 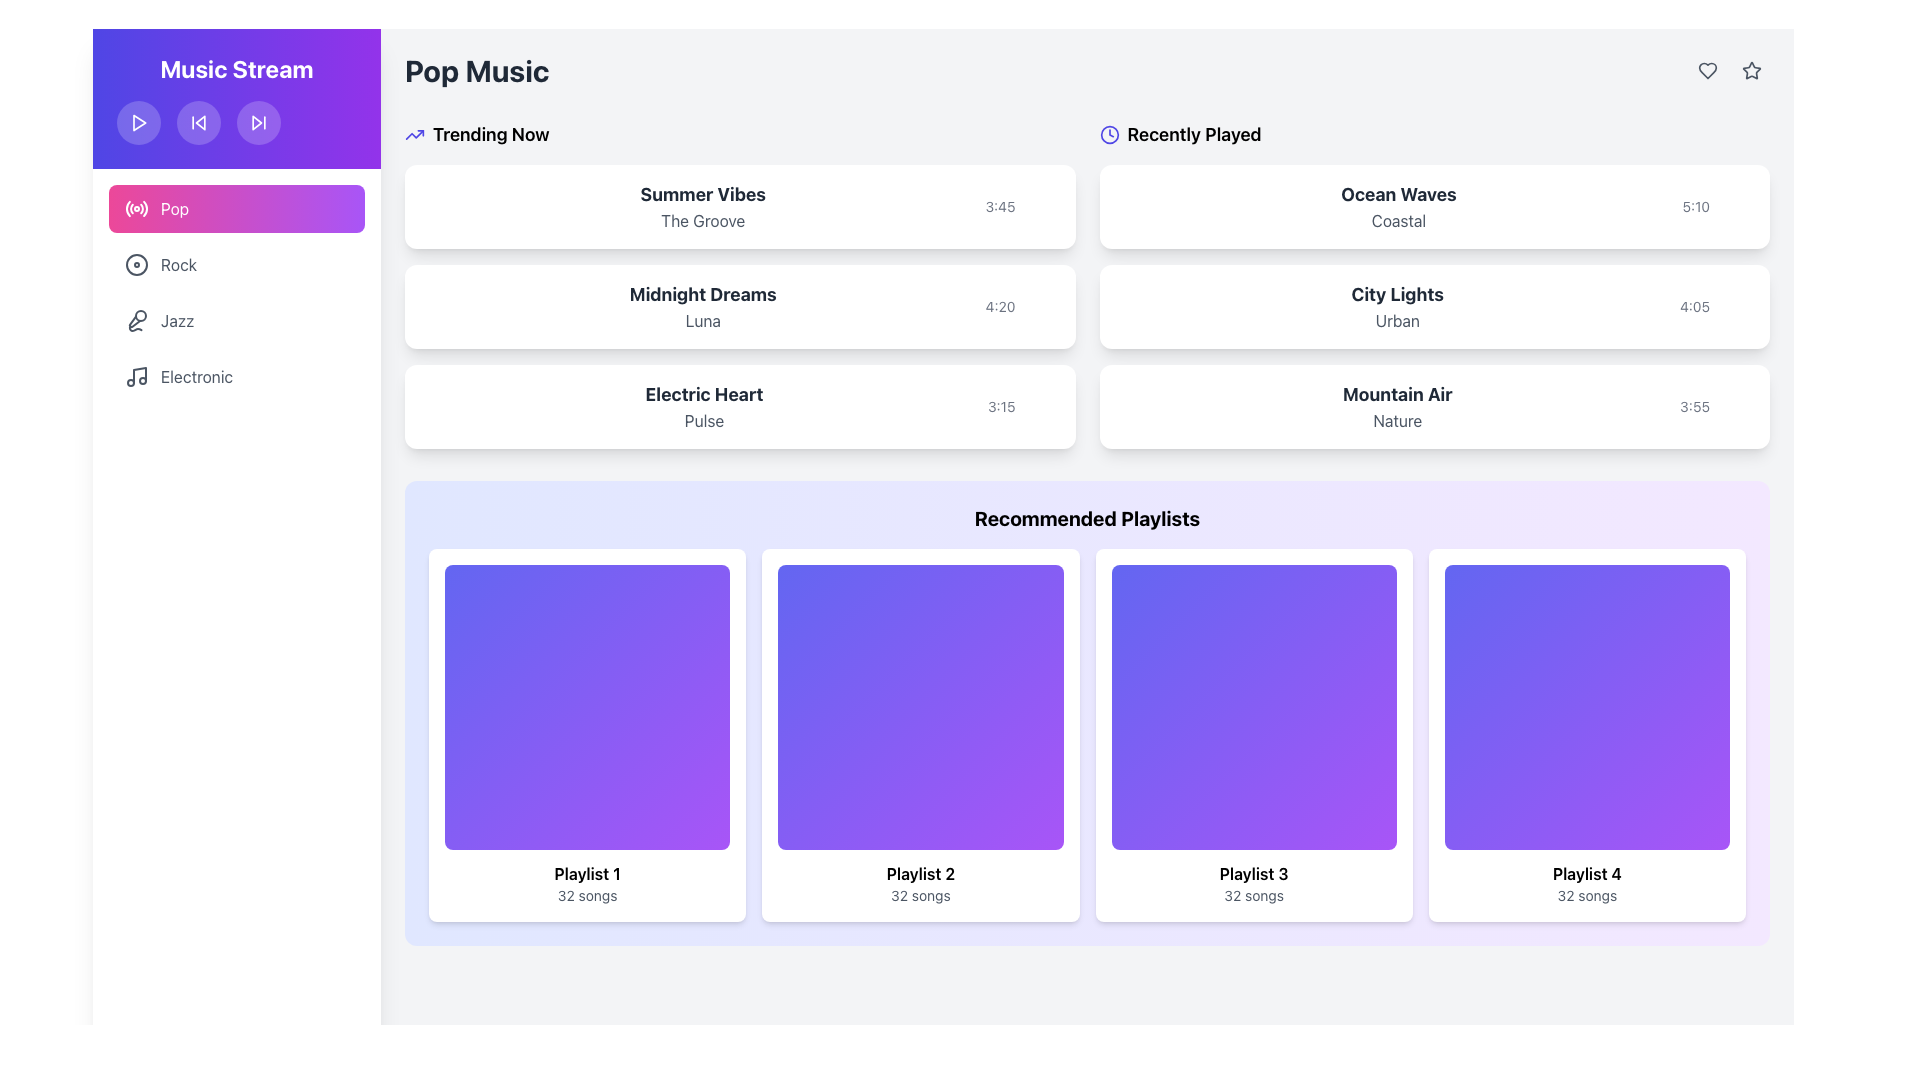 What do you see at coordinates (178, 264) in the screenshot?
I see `the 'Rock' text label in the vertical navigation menu` at bounding box center [178, 264].